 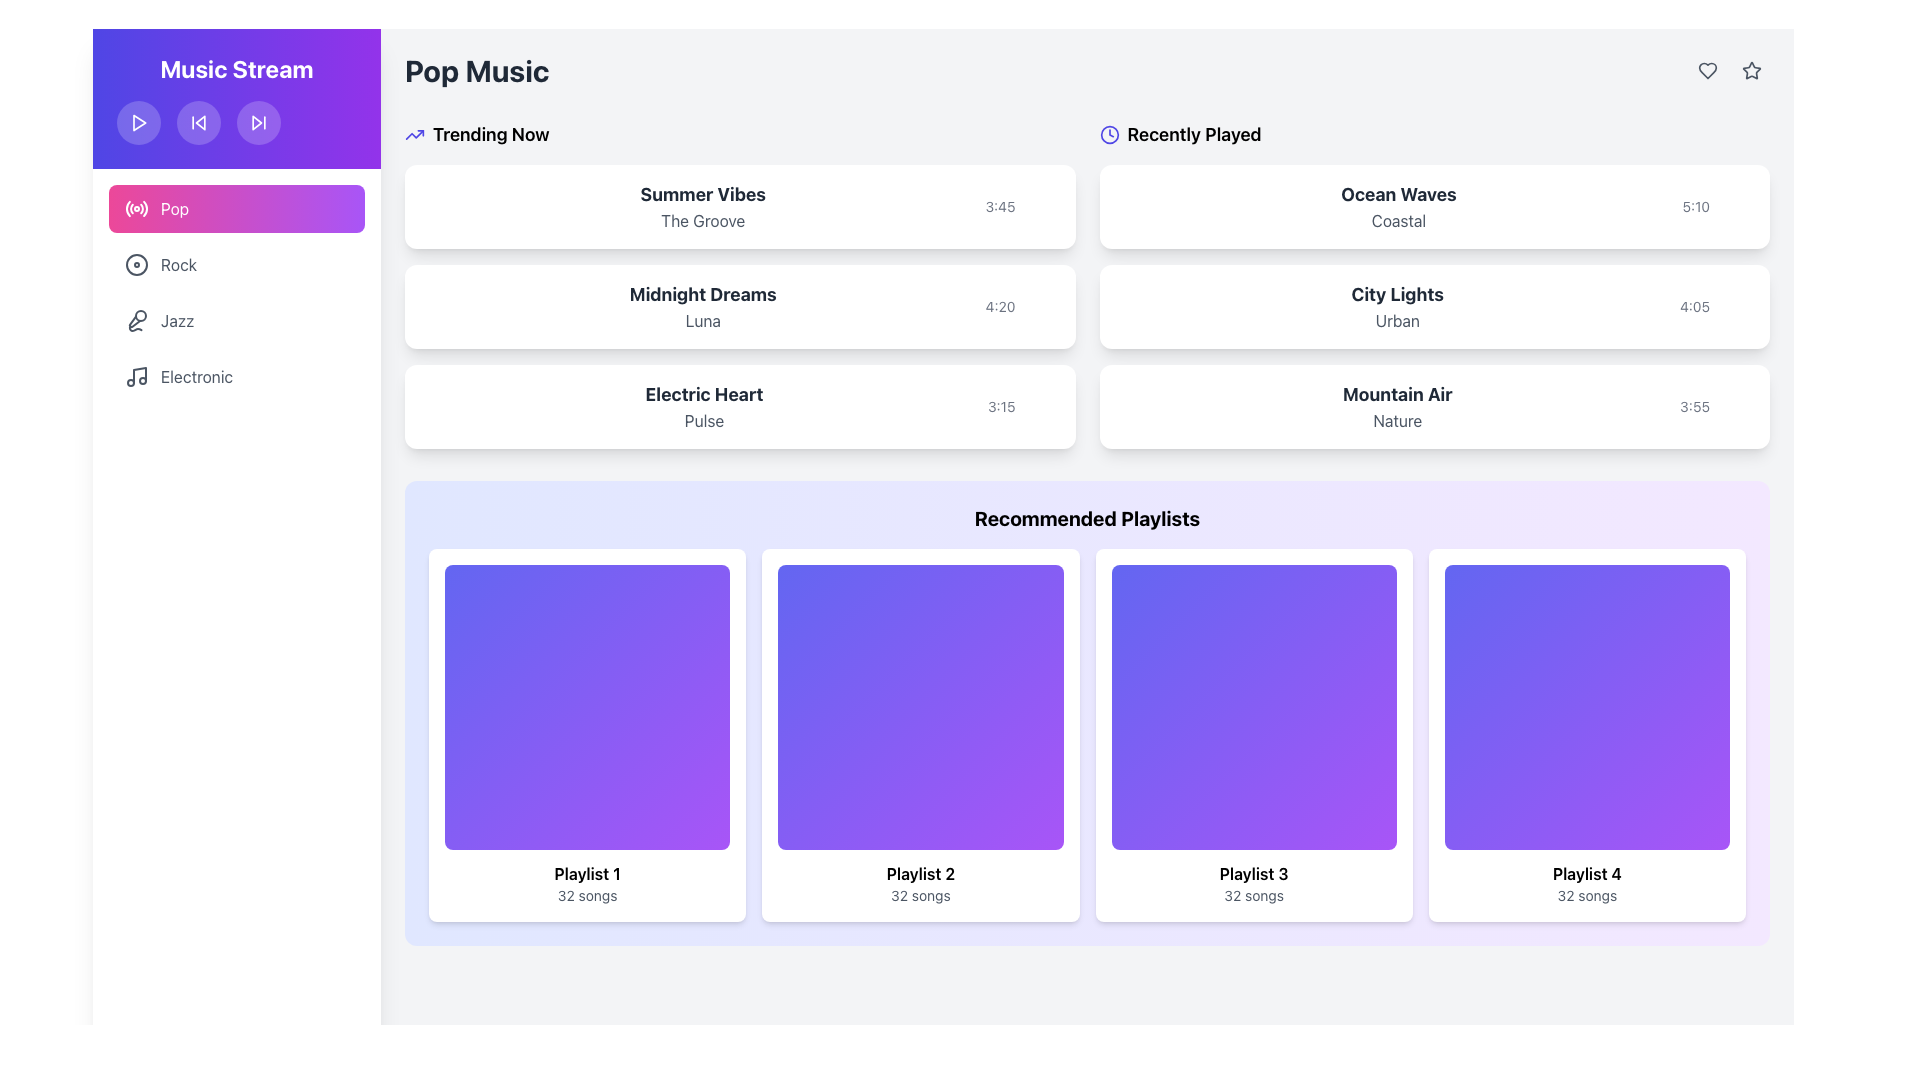 What do you see at coordinates (178, 264) in the screenshot?
I see `the 'Rock' text label in the vertical navigation menu` at bounding box center [178, 264].